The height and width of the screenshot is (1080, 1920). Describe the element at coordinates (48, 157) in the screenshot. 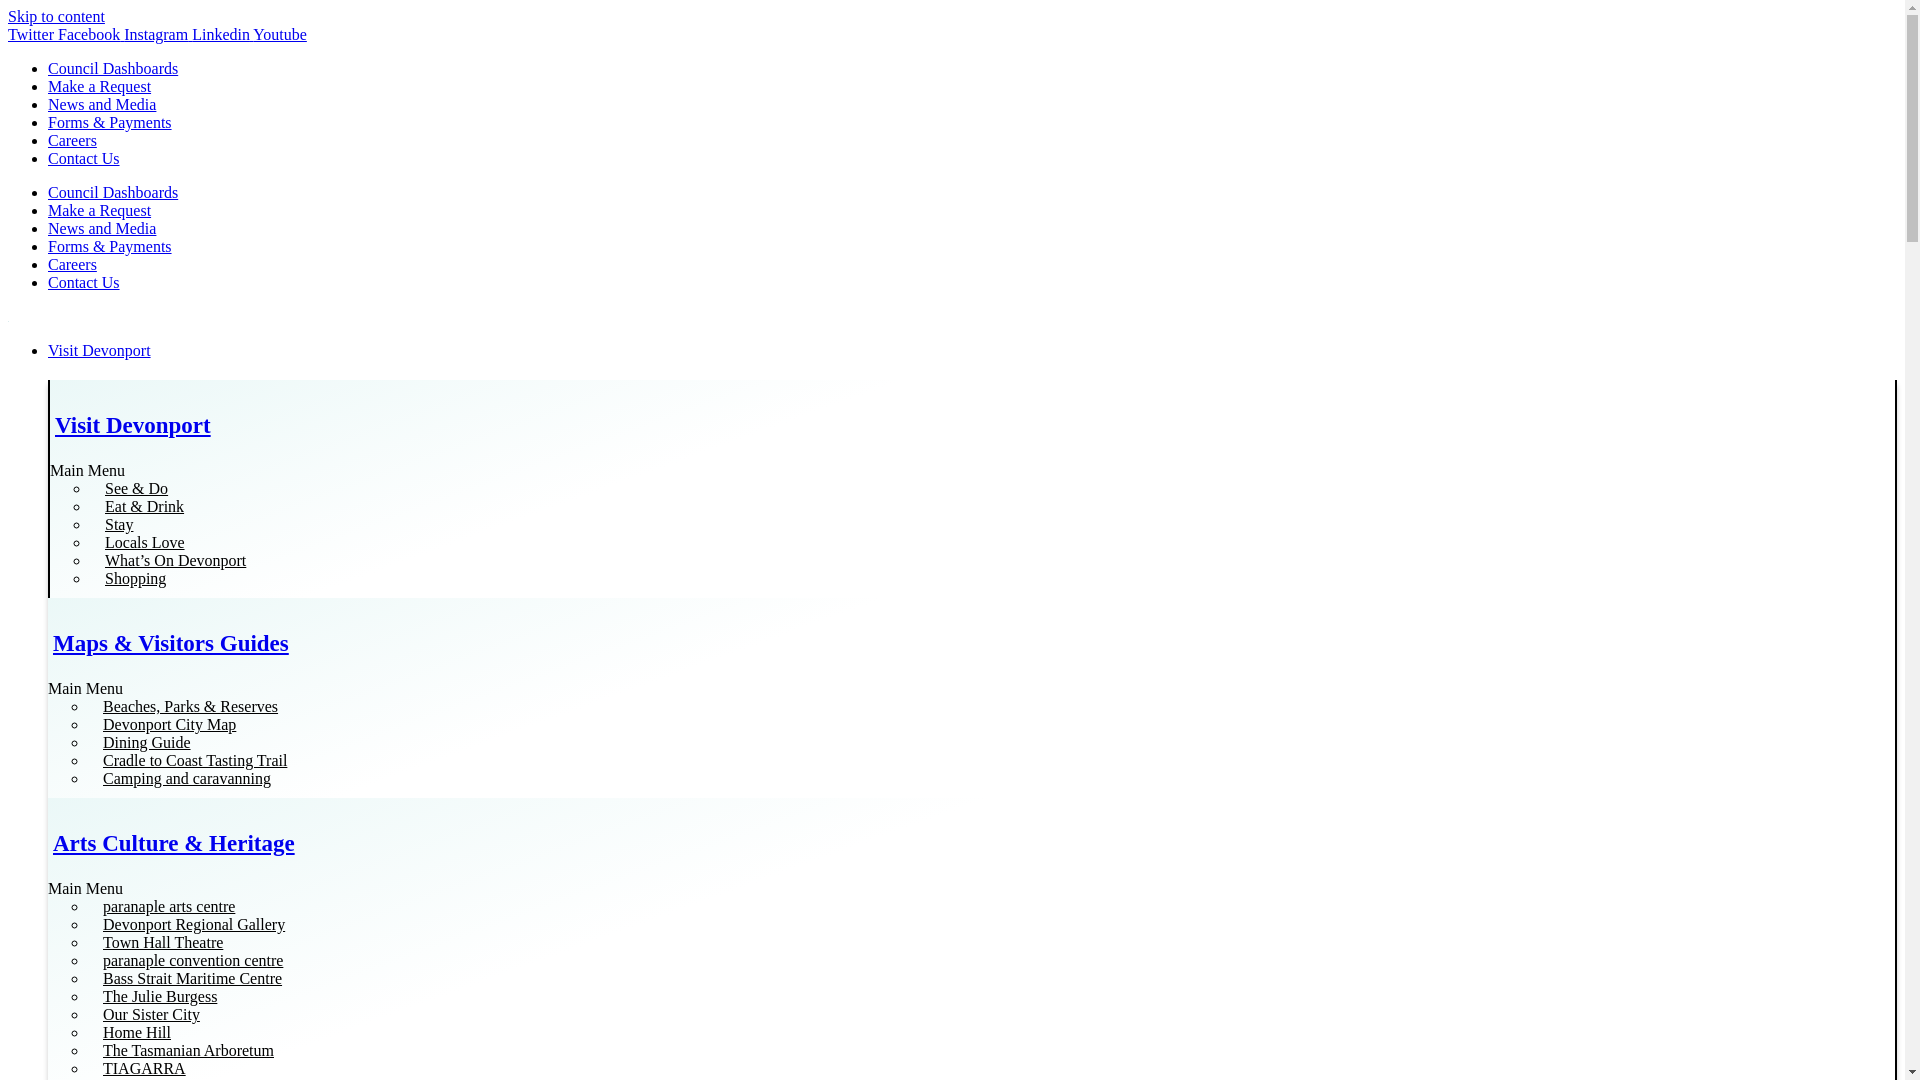

I see `'Contact Us'` at that location.